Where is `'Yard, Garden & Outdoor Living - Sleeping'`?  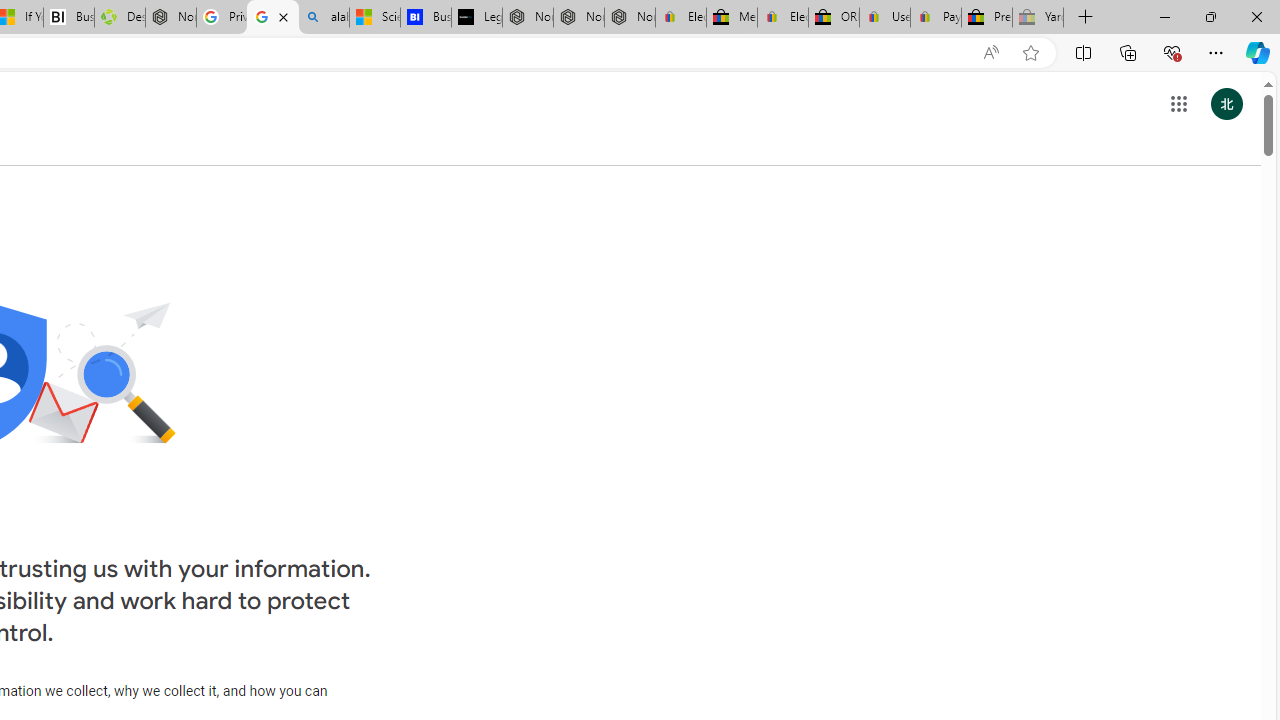 'Yard, Garden & Outdoor Living - Sleeping' is located at coordinates (1038, 17).